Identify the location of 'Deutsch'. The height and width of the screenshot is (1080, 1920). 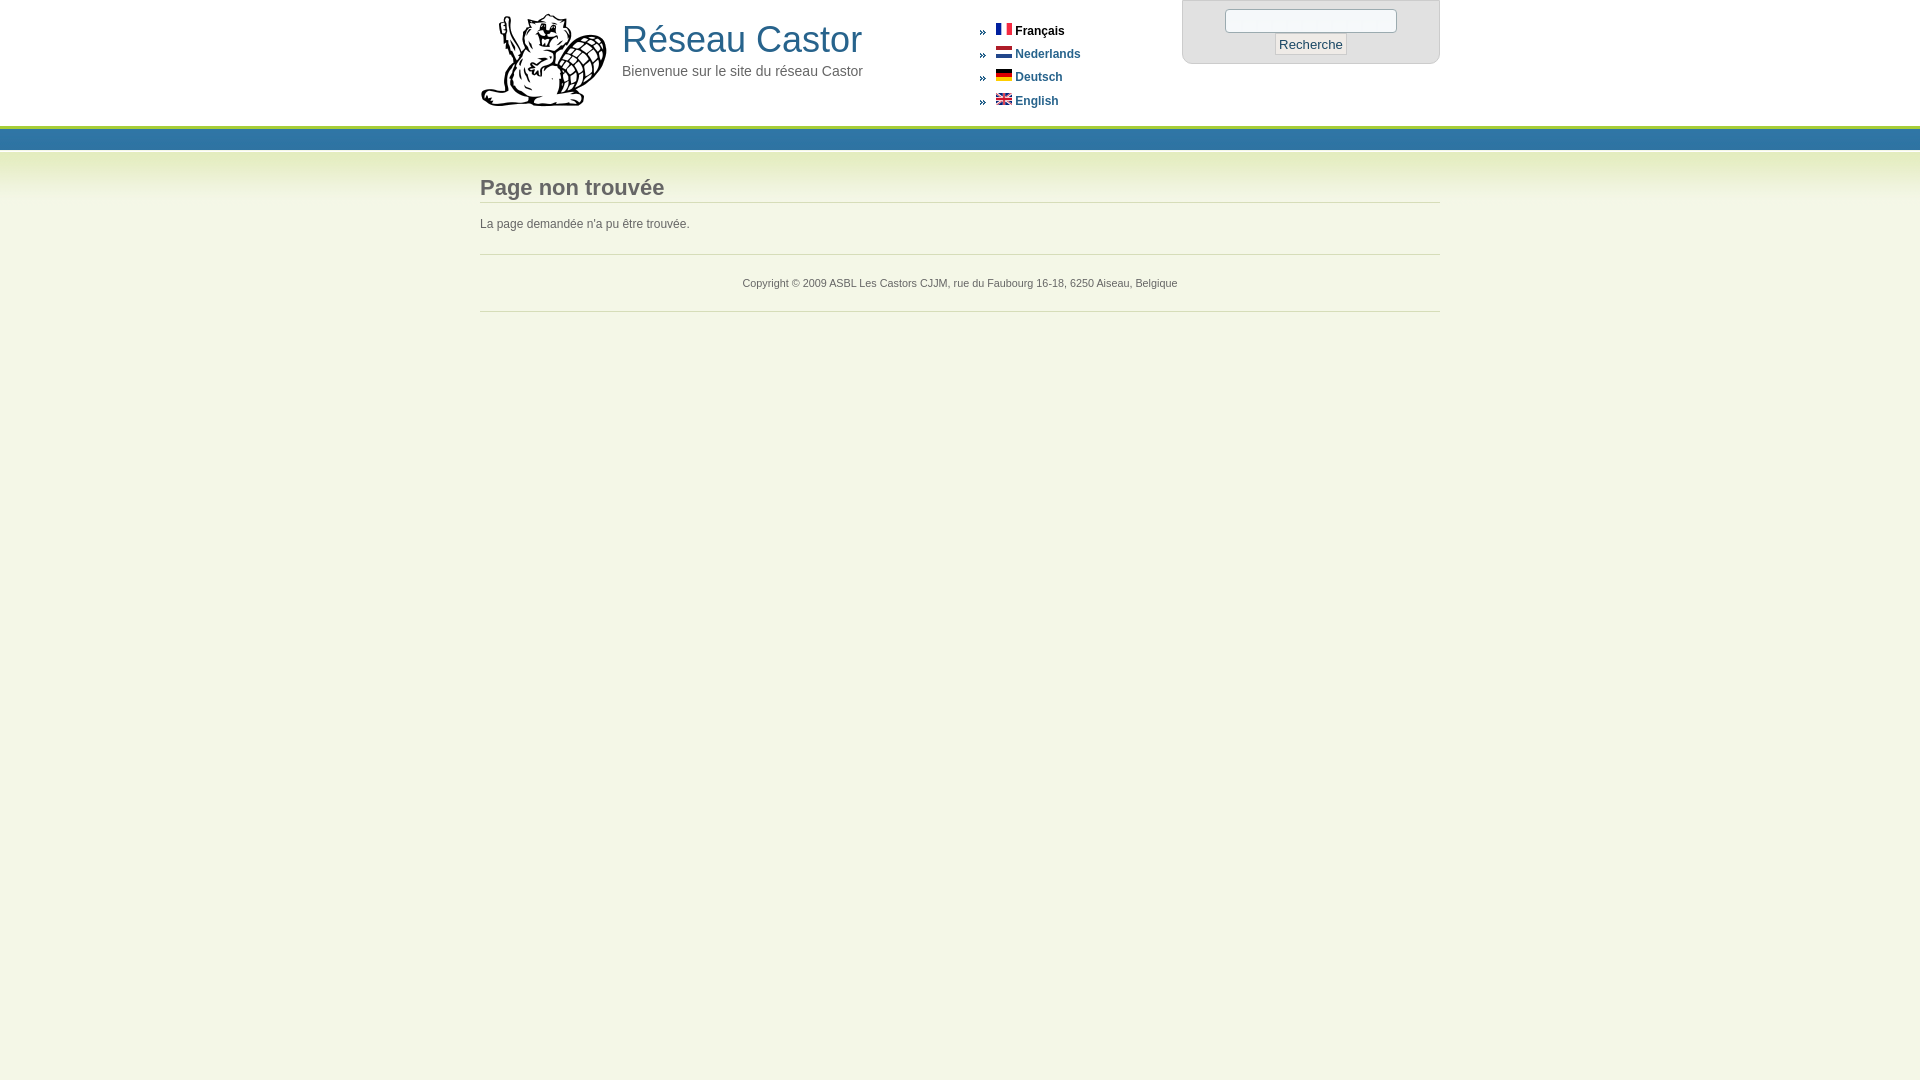
(1029, 76).